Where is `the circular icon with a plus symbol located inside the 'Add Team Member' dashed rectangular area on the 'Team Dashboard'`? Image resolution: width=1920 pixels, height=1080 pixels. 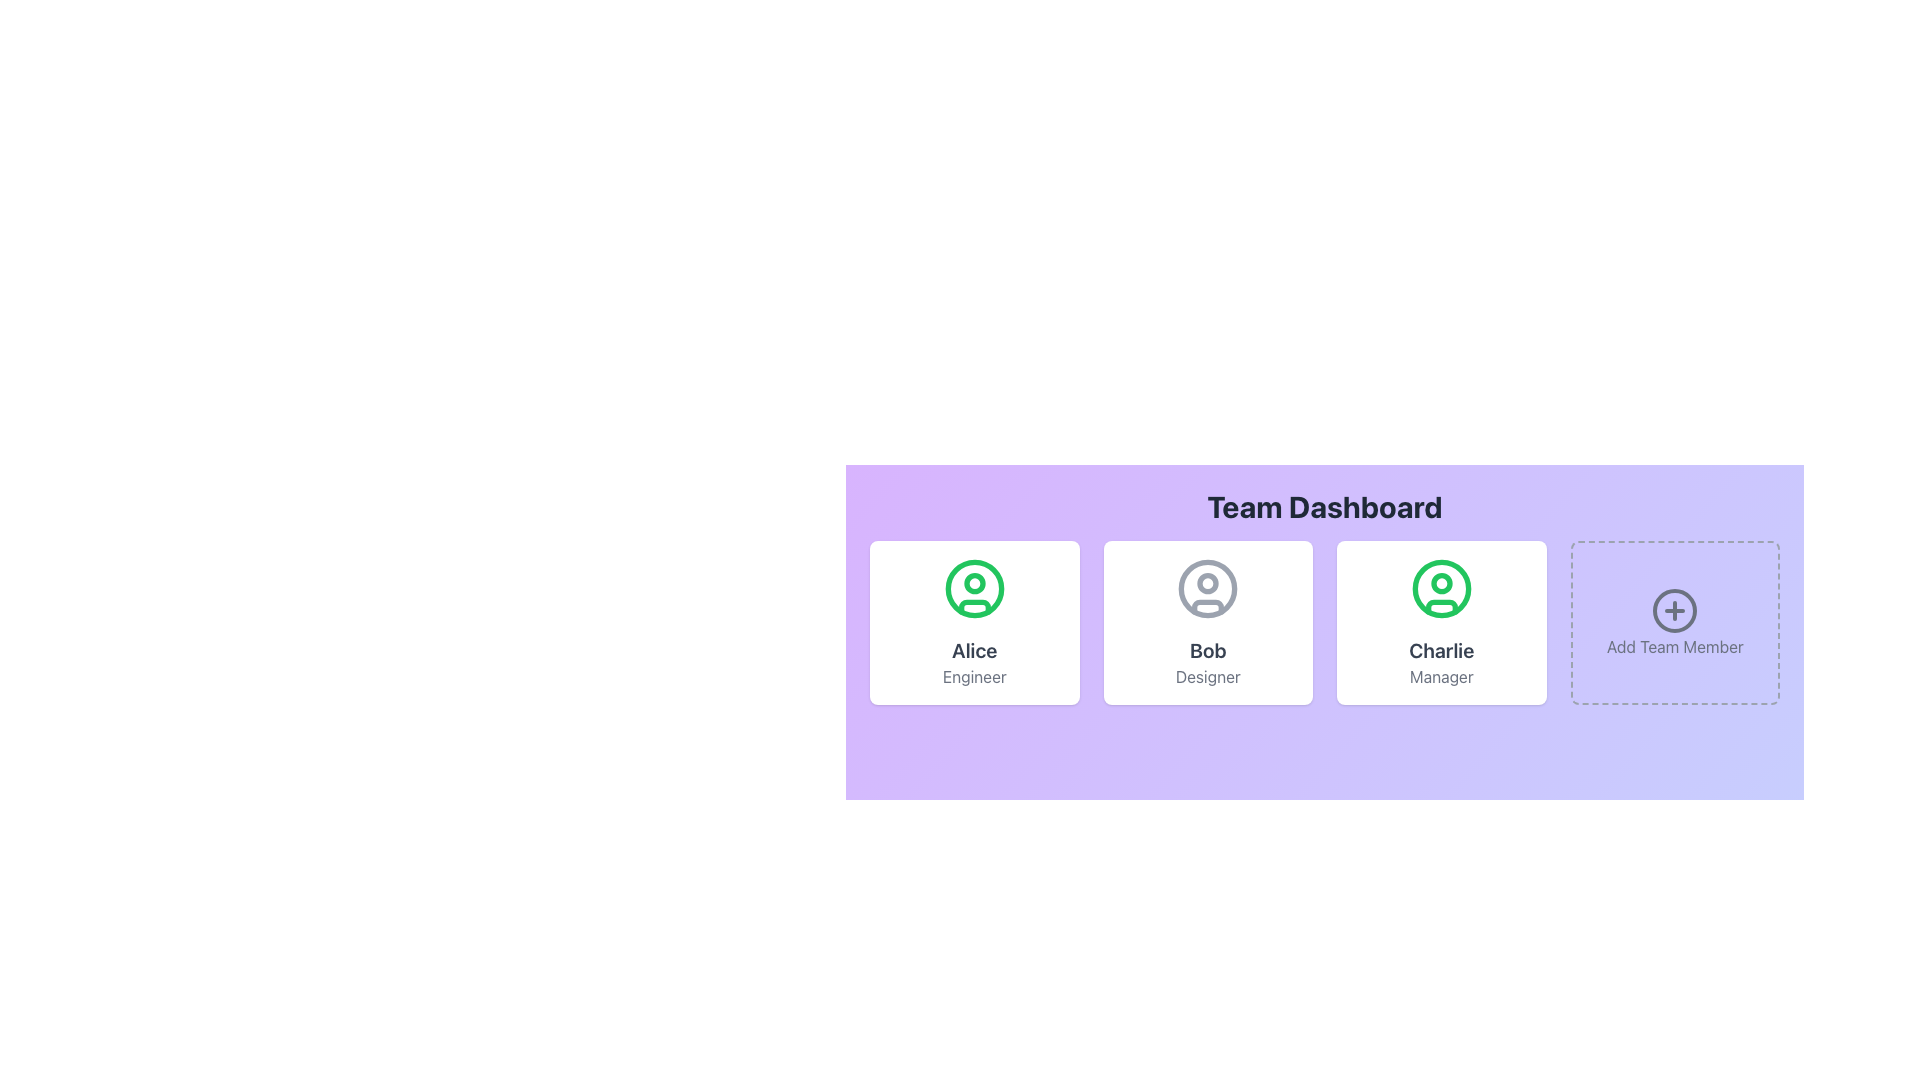
the circular icon with a plus symbol located inside the 'Add Team Member' dashed rectangular area on the 'Team Dashboard' is located at coordinates (1675, 609).